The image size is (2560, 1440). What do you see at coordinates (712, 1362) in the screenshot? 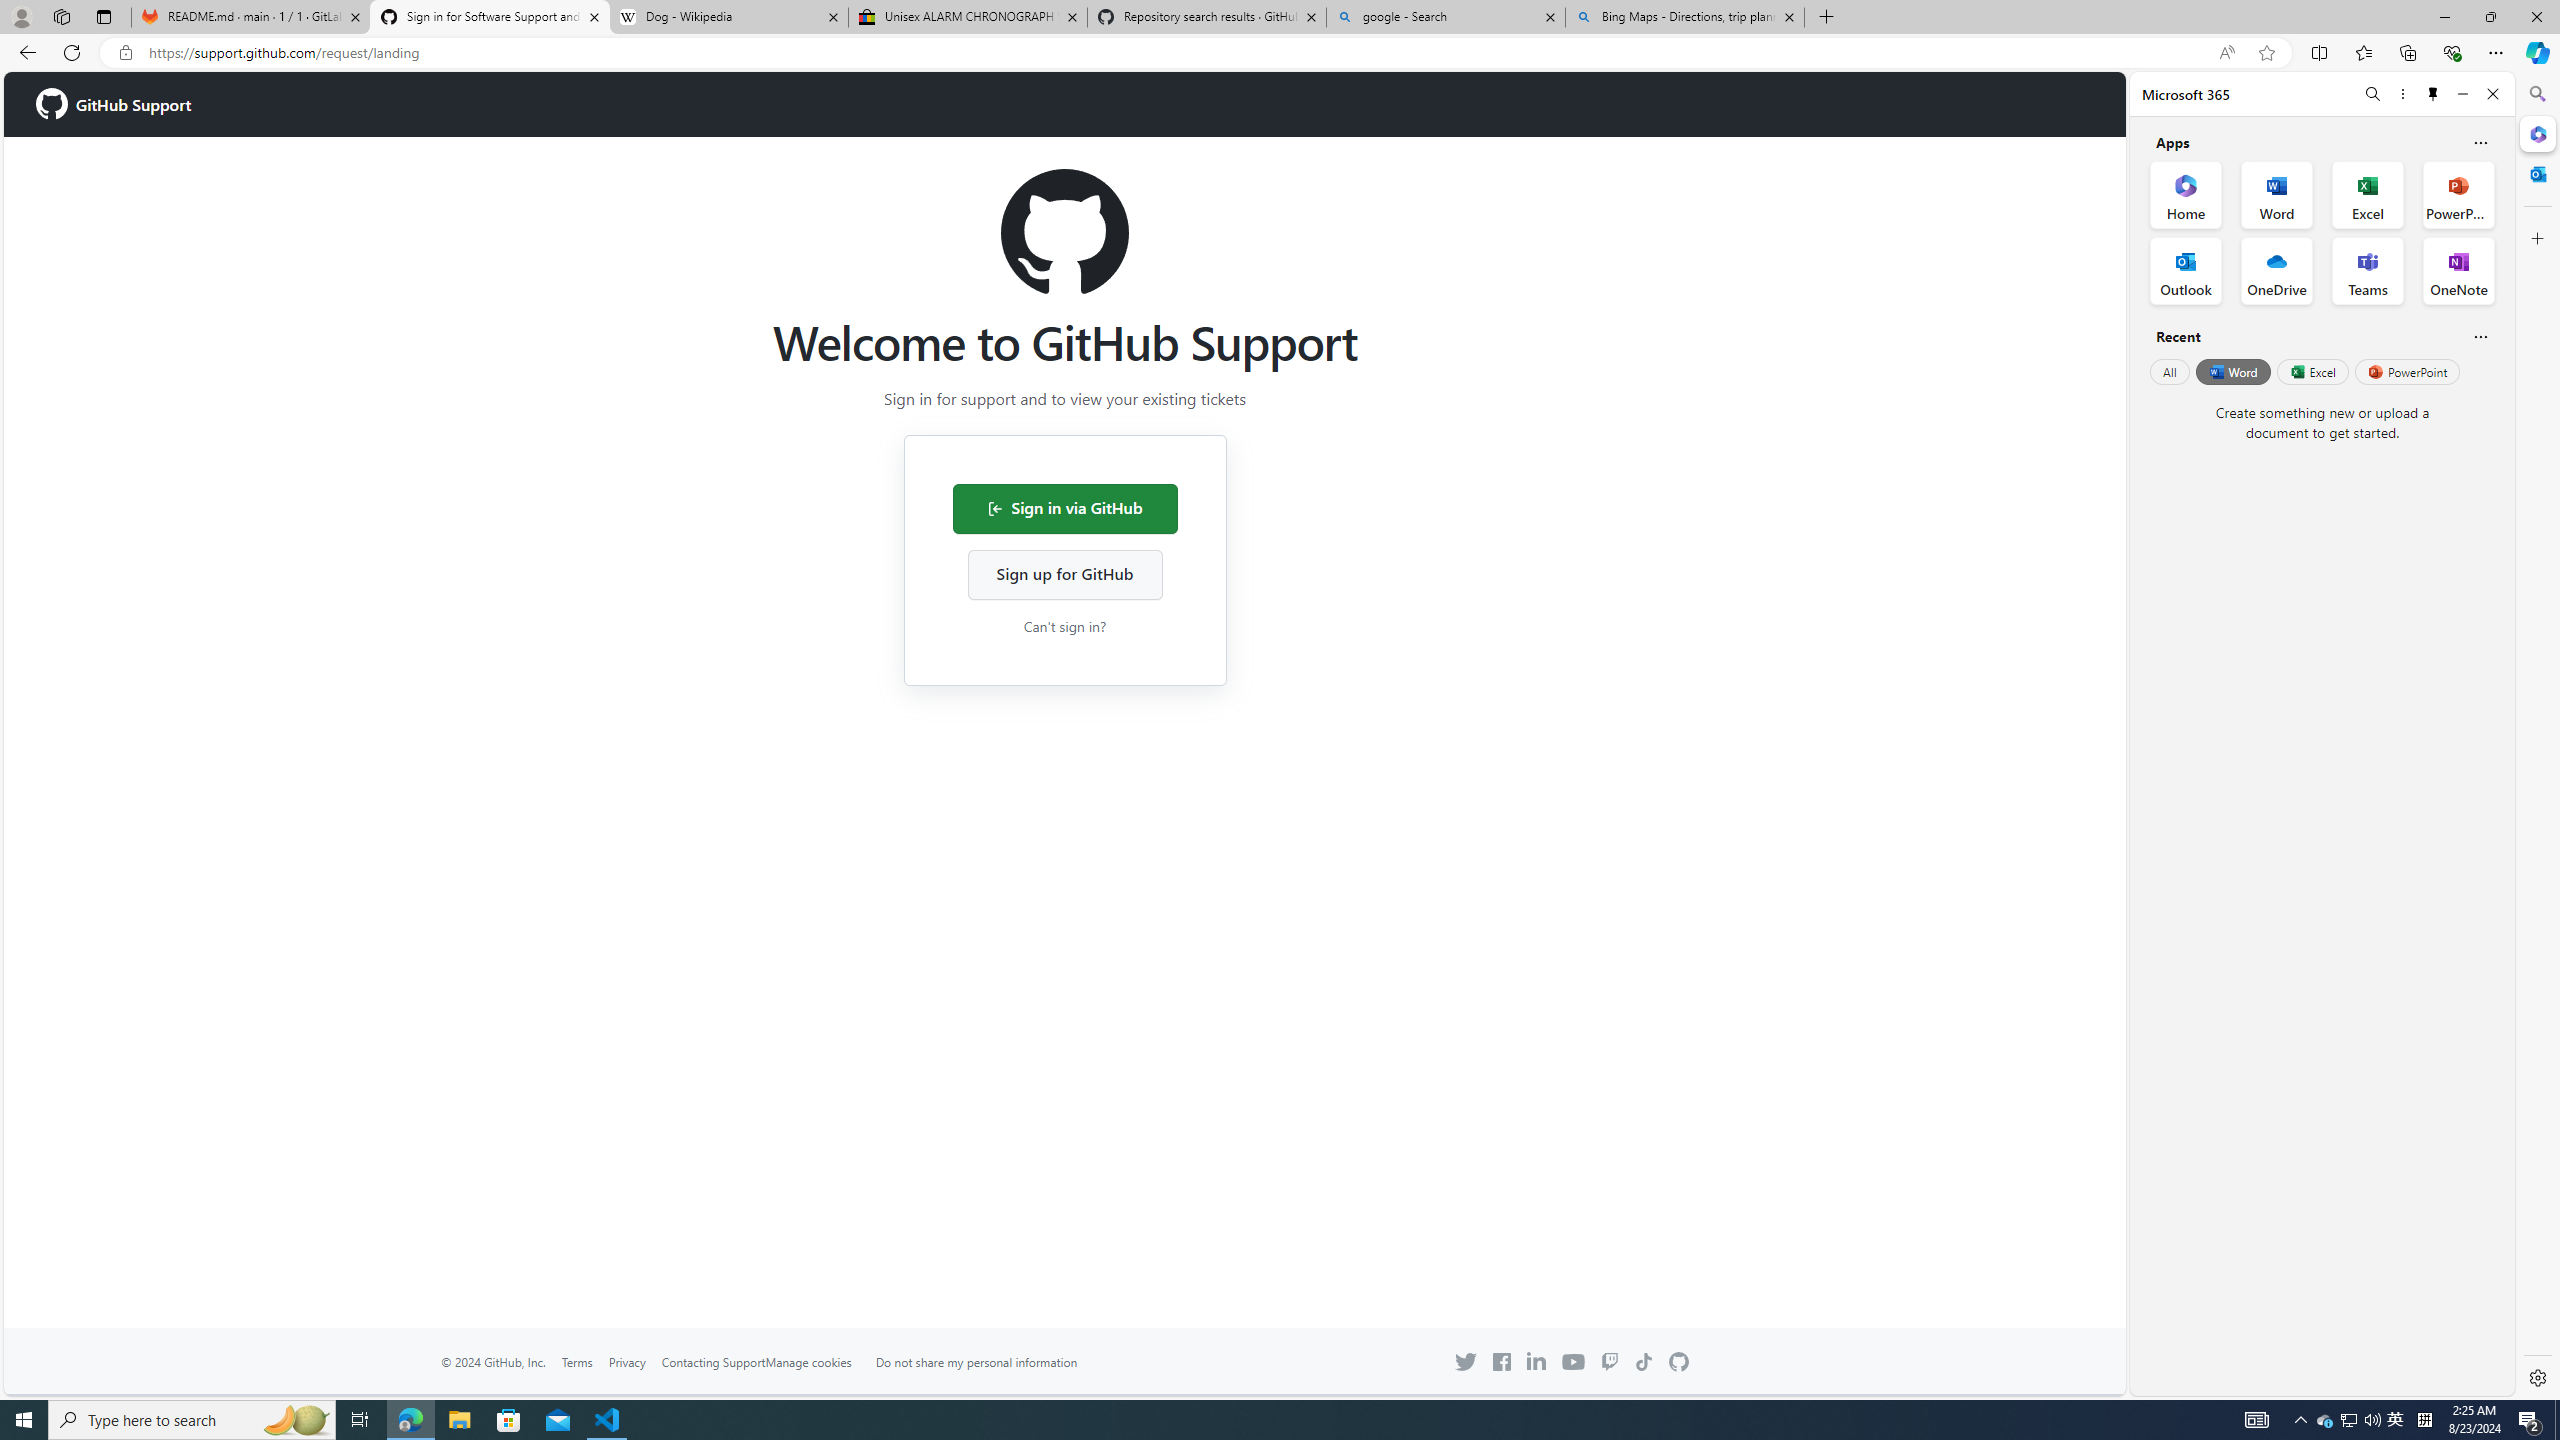
I see `'Contacting Support'` at bounding box center [712, 1362].